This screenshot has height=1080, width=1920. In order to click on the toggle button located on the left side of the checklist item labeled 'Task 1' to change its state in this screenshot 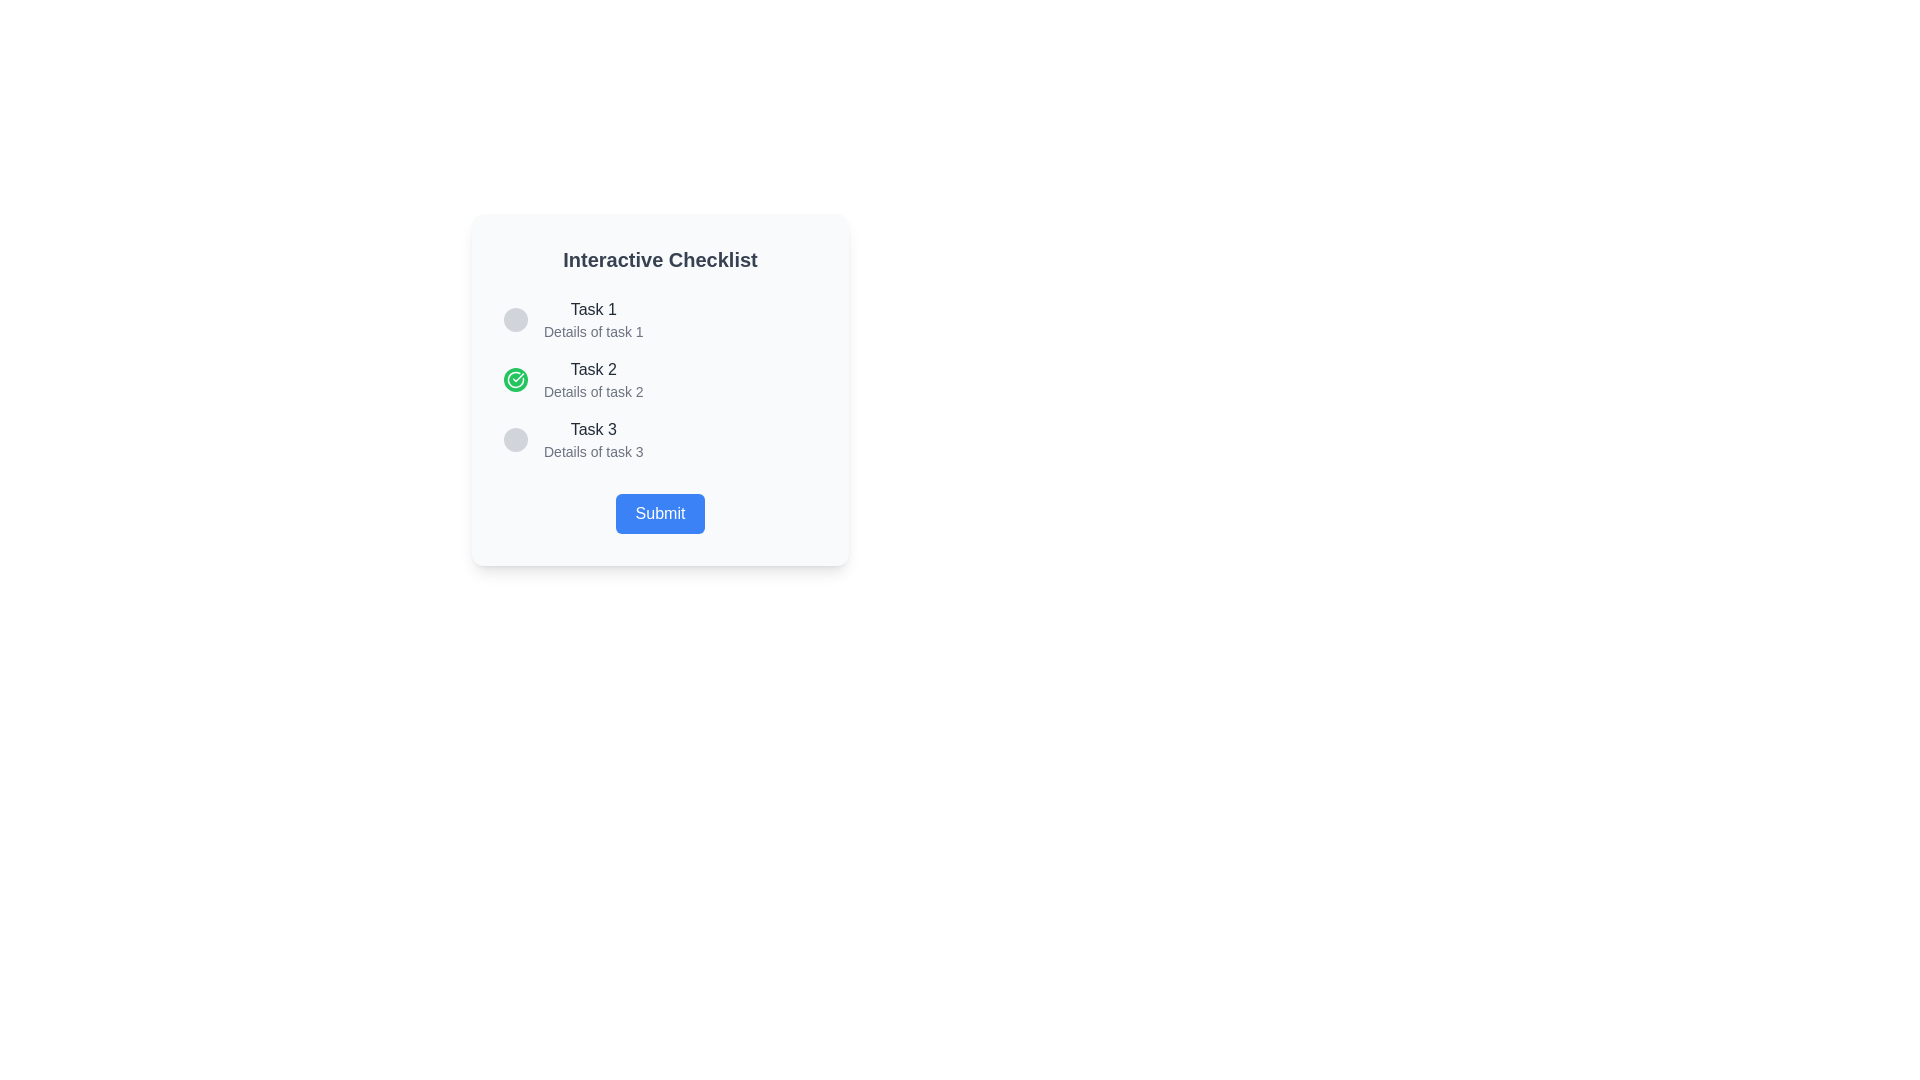, I will do `click(515, 319)`.